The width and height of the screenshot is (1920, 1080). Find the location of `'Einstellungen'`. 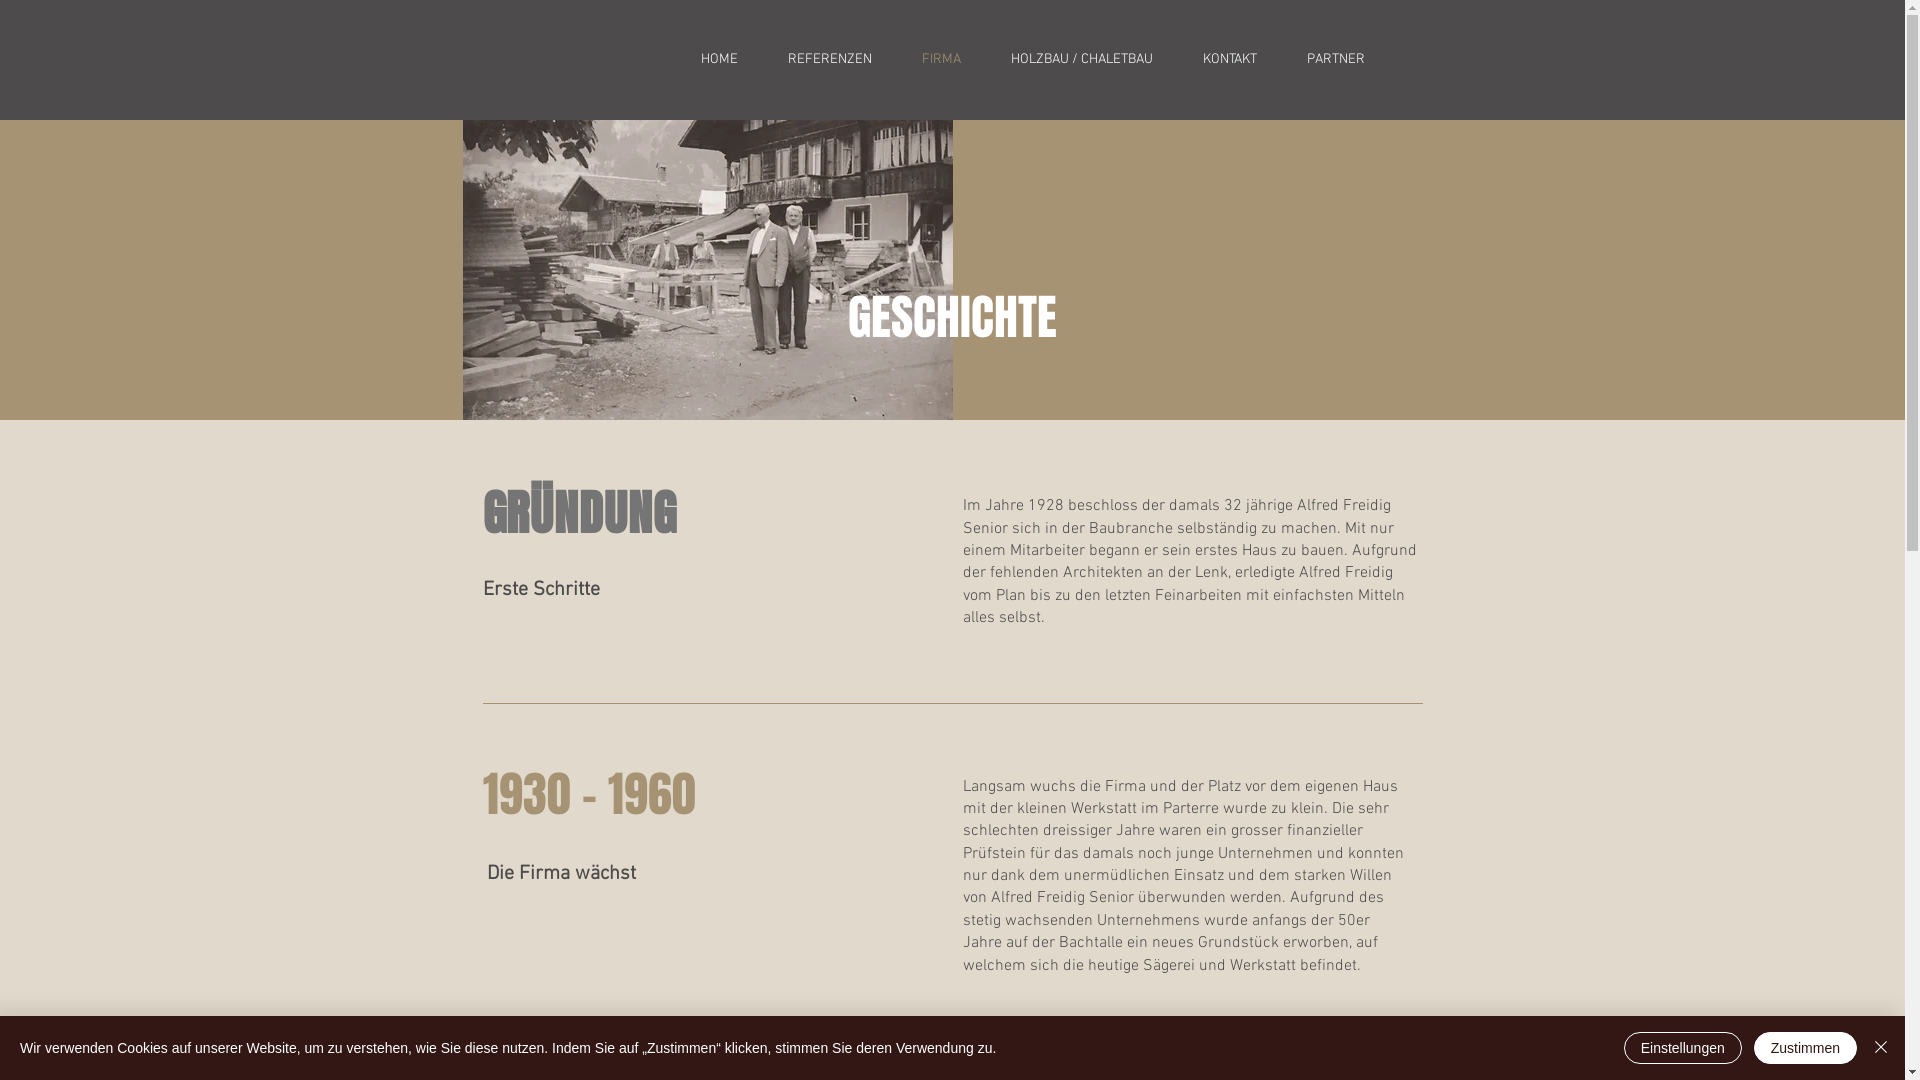

'Einstellungen' is located at coordinates (1682, 1047).